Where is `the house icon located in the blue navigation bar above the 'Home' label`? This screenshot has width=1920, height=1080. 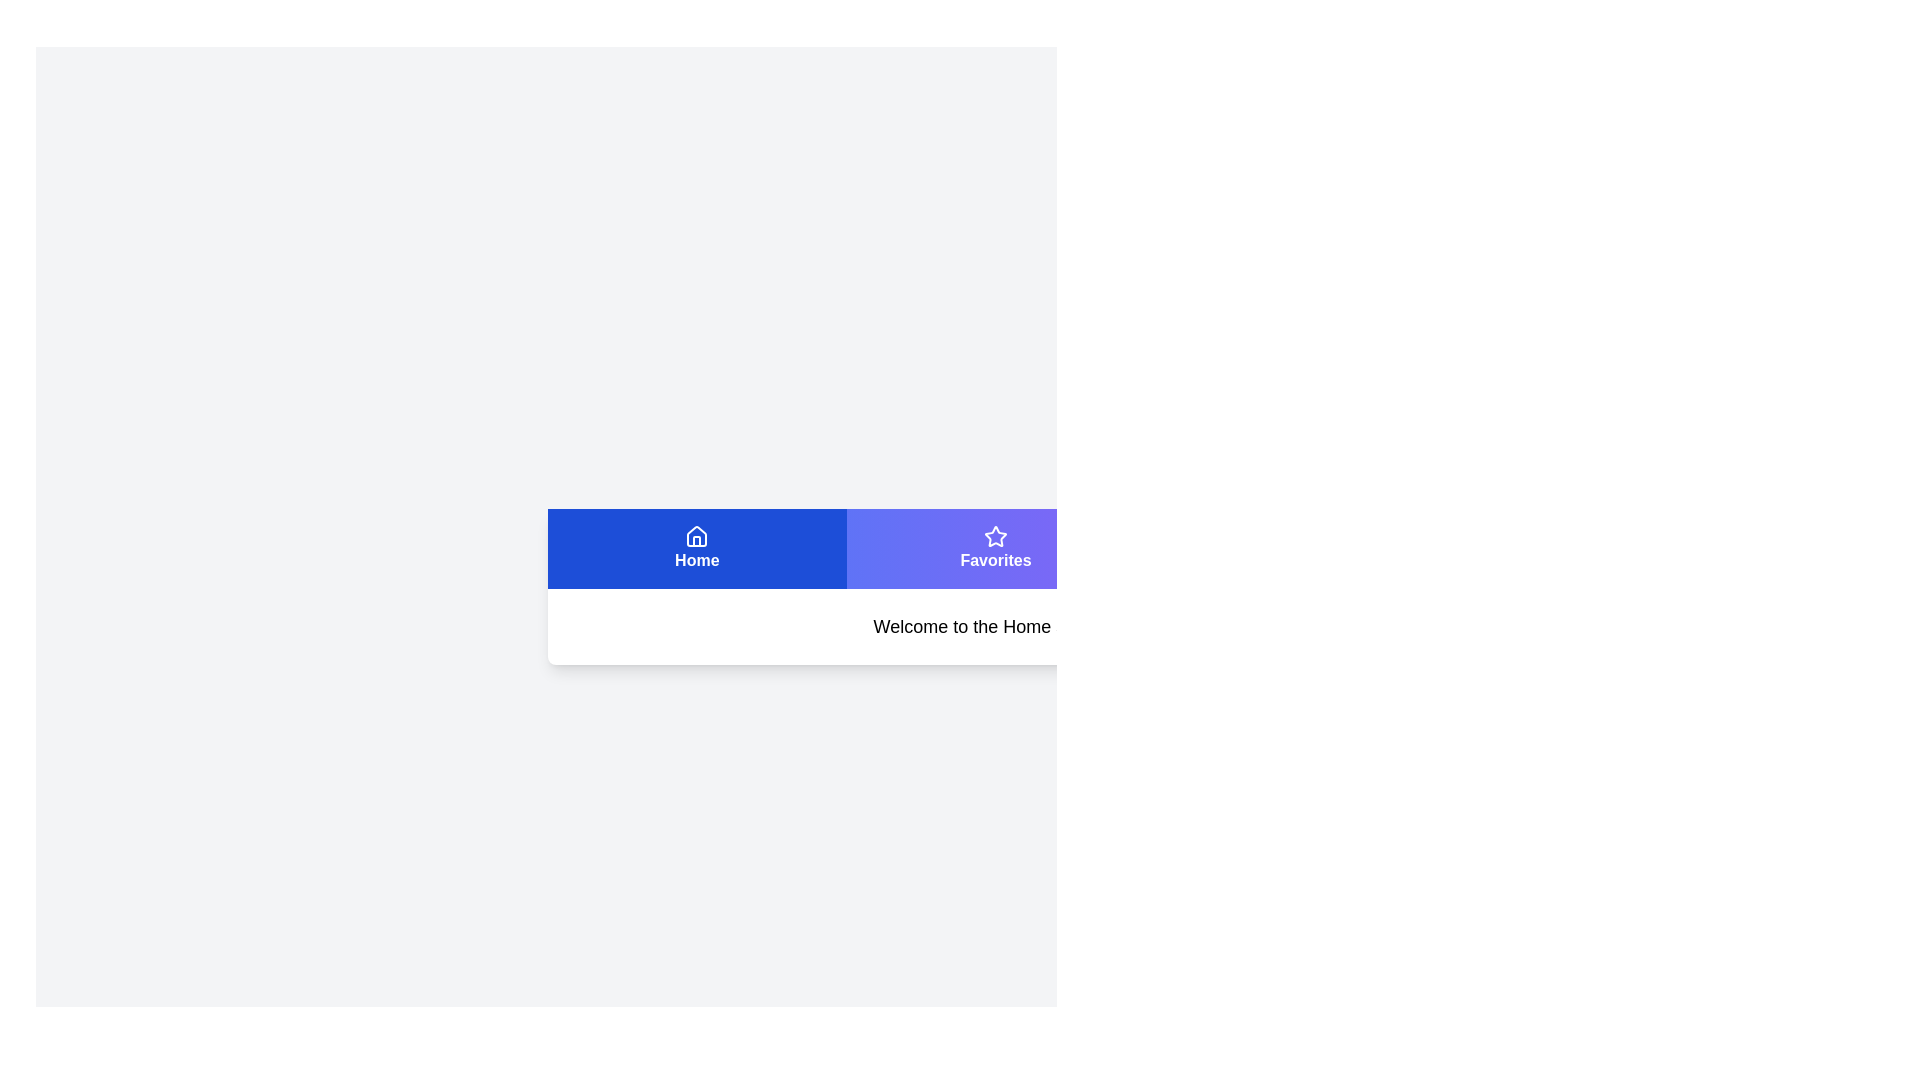 the house icon located in the blue navigation bar above the 'Home' label is located at coordinates (697, 535).